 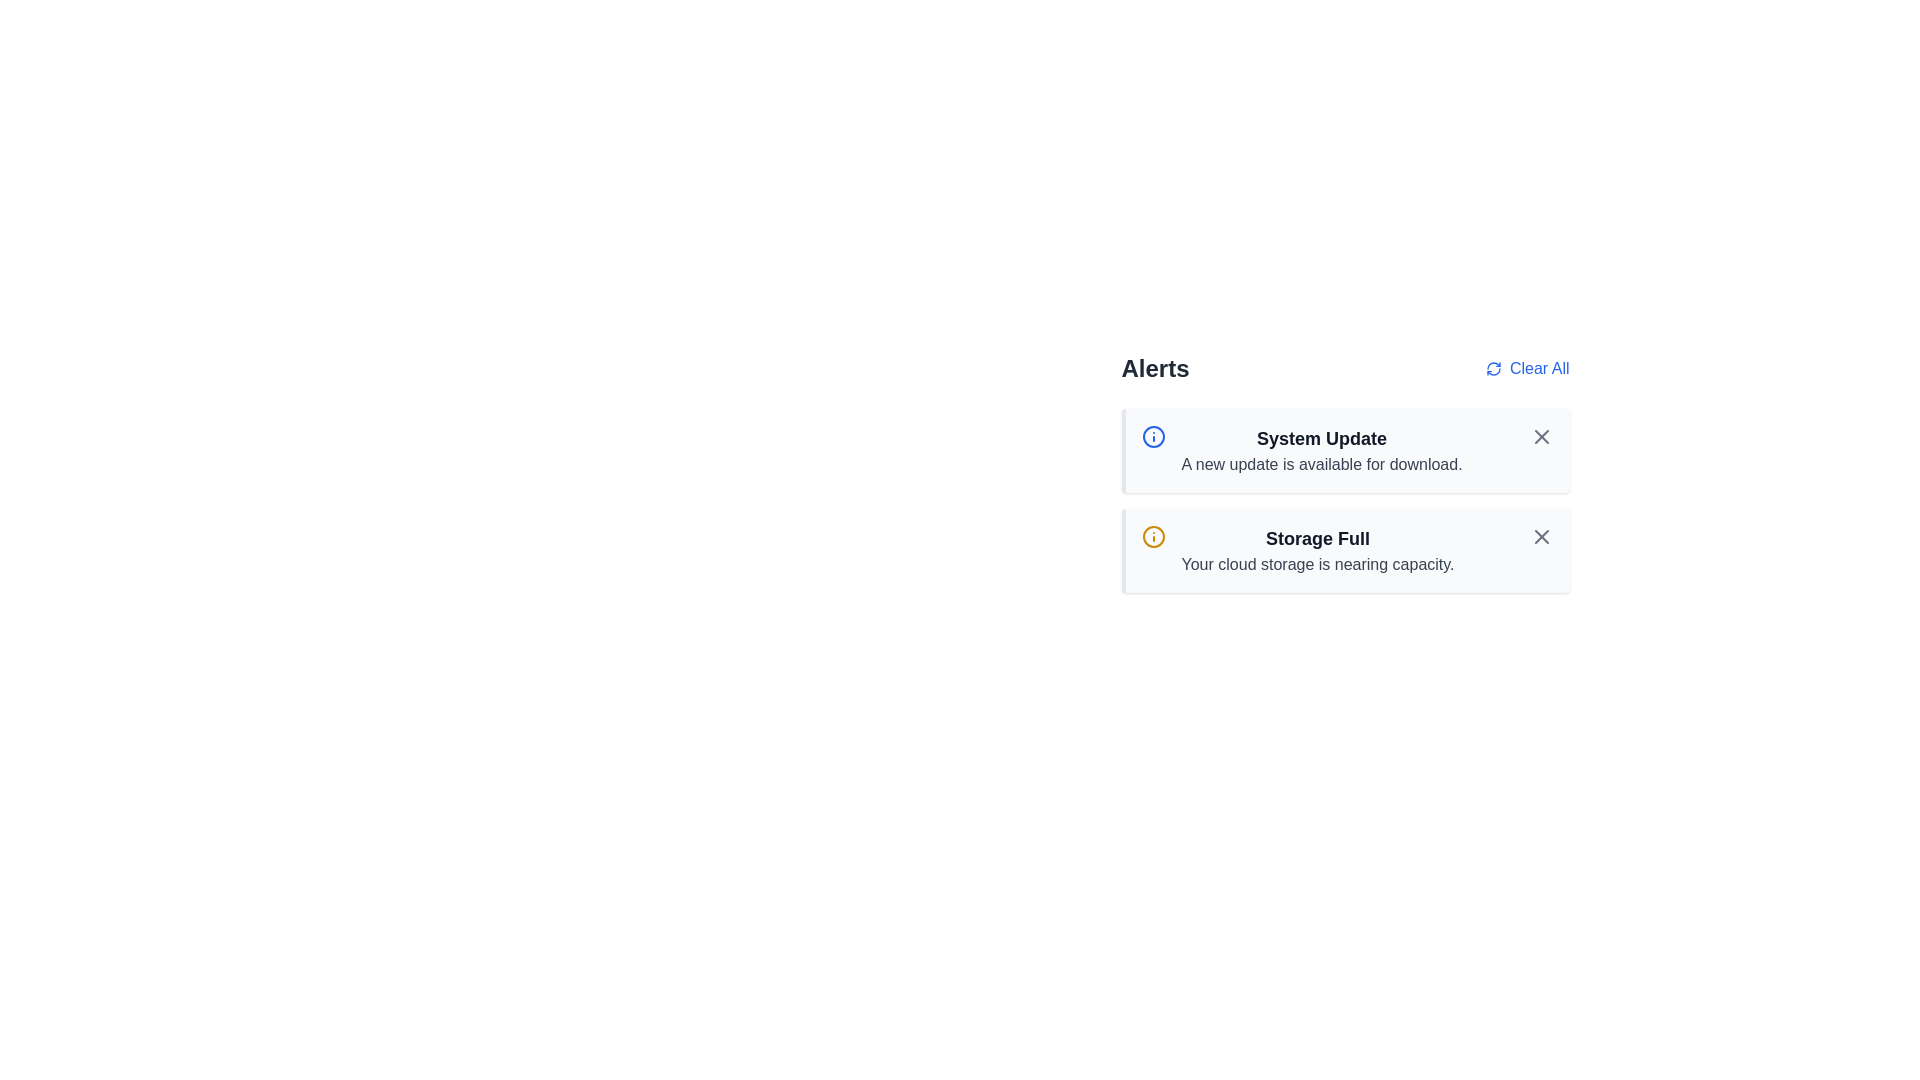 What do you see at coordinates (1345, 451) in the screenshot?
I see `the content of the alert titled 'System Update'` at bounding box center [1345, 451].